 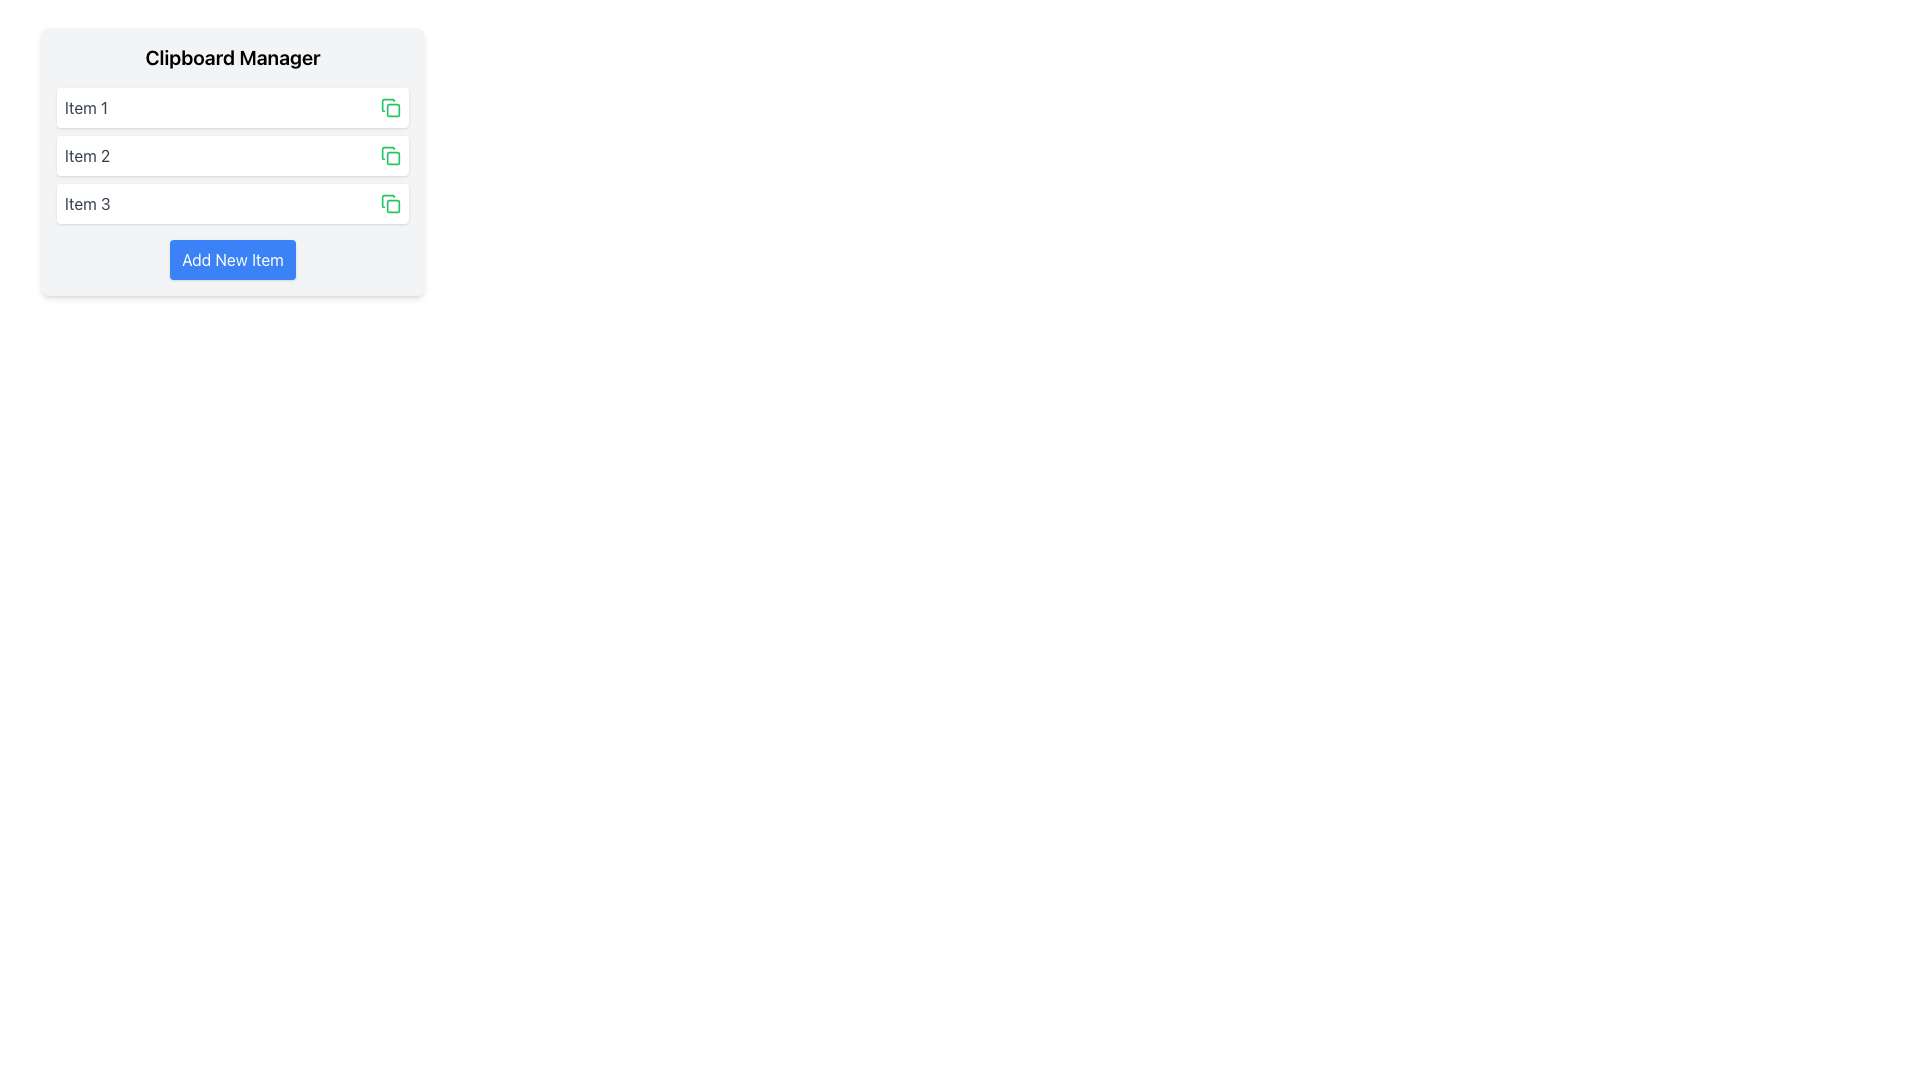 I want to click on the copy button located to the right of the 'Item 1' label in the Clipboard Manager section, so click(x=390, y=108).